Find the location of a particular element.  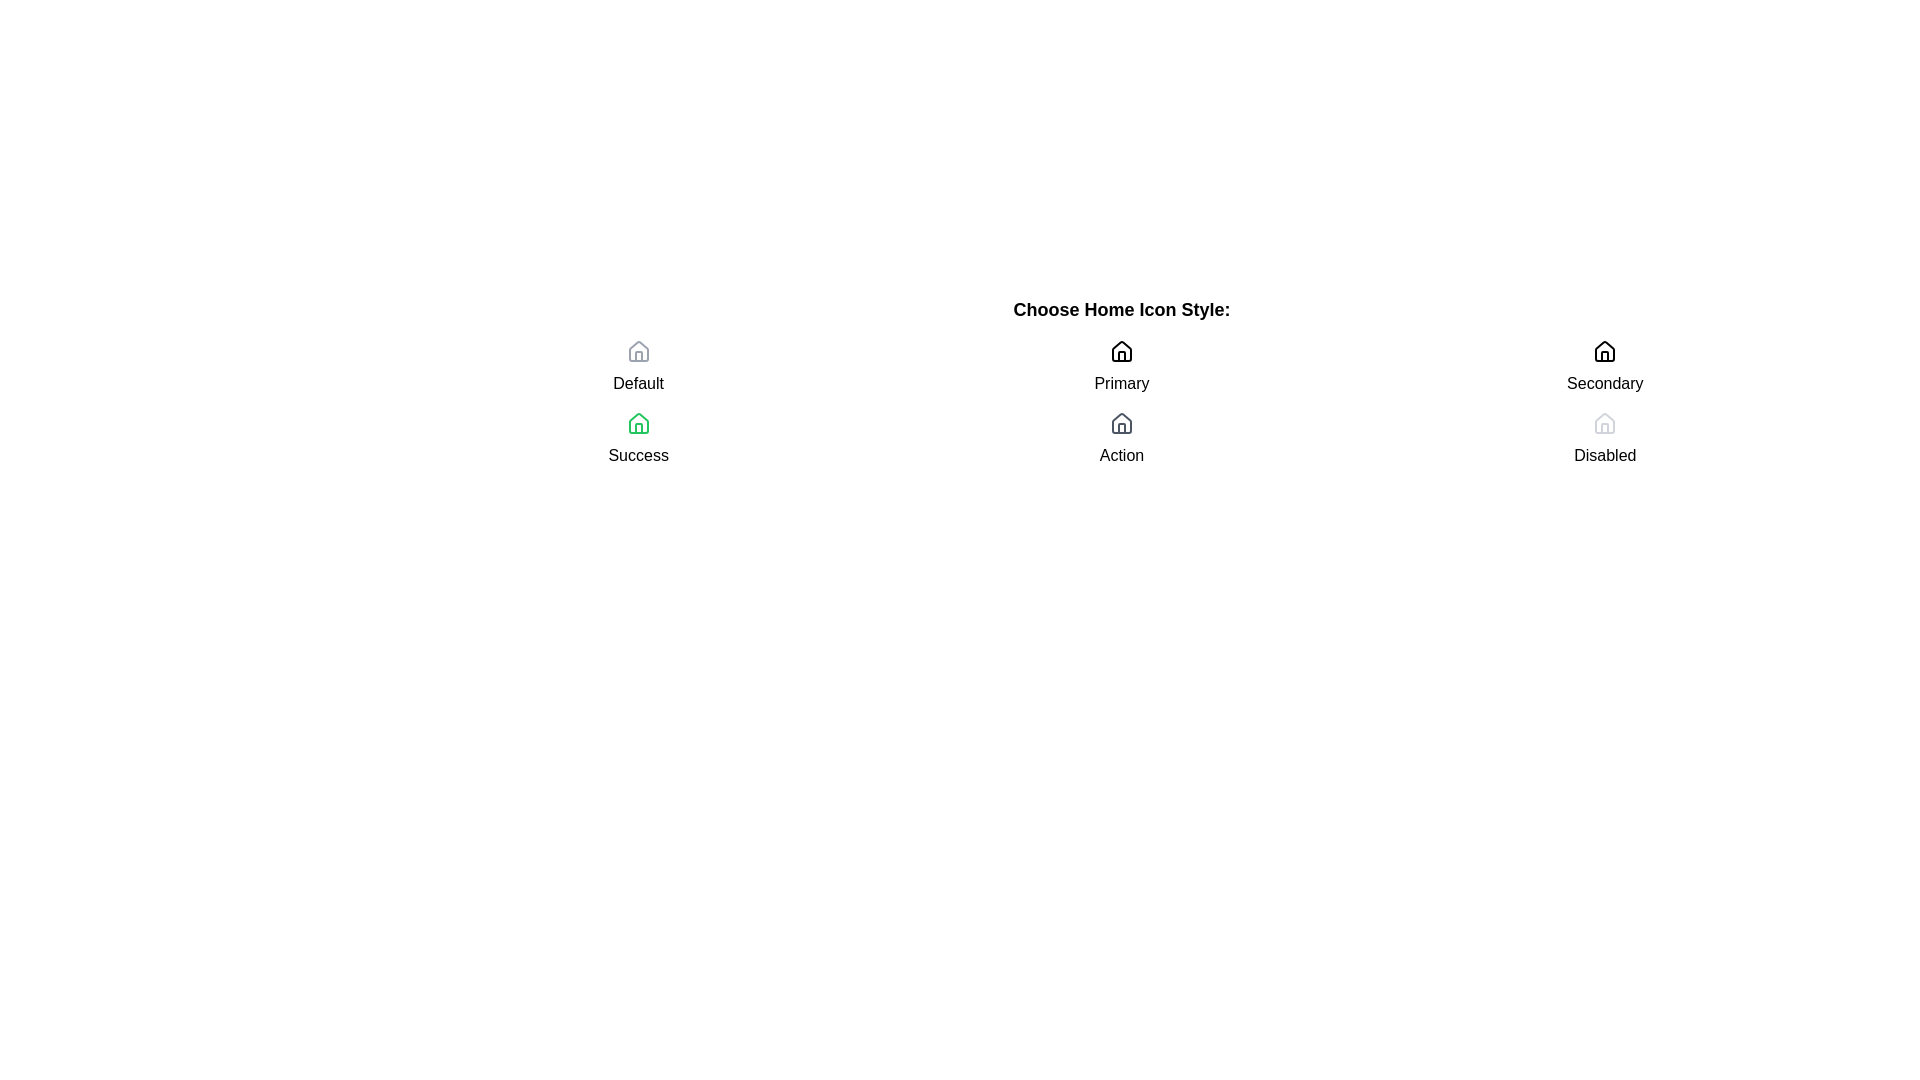

the first option selector in the grid layout, which represents the 'Default' option for the category or feature is located at coordinates (637, 367).